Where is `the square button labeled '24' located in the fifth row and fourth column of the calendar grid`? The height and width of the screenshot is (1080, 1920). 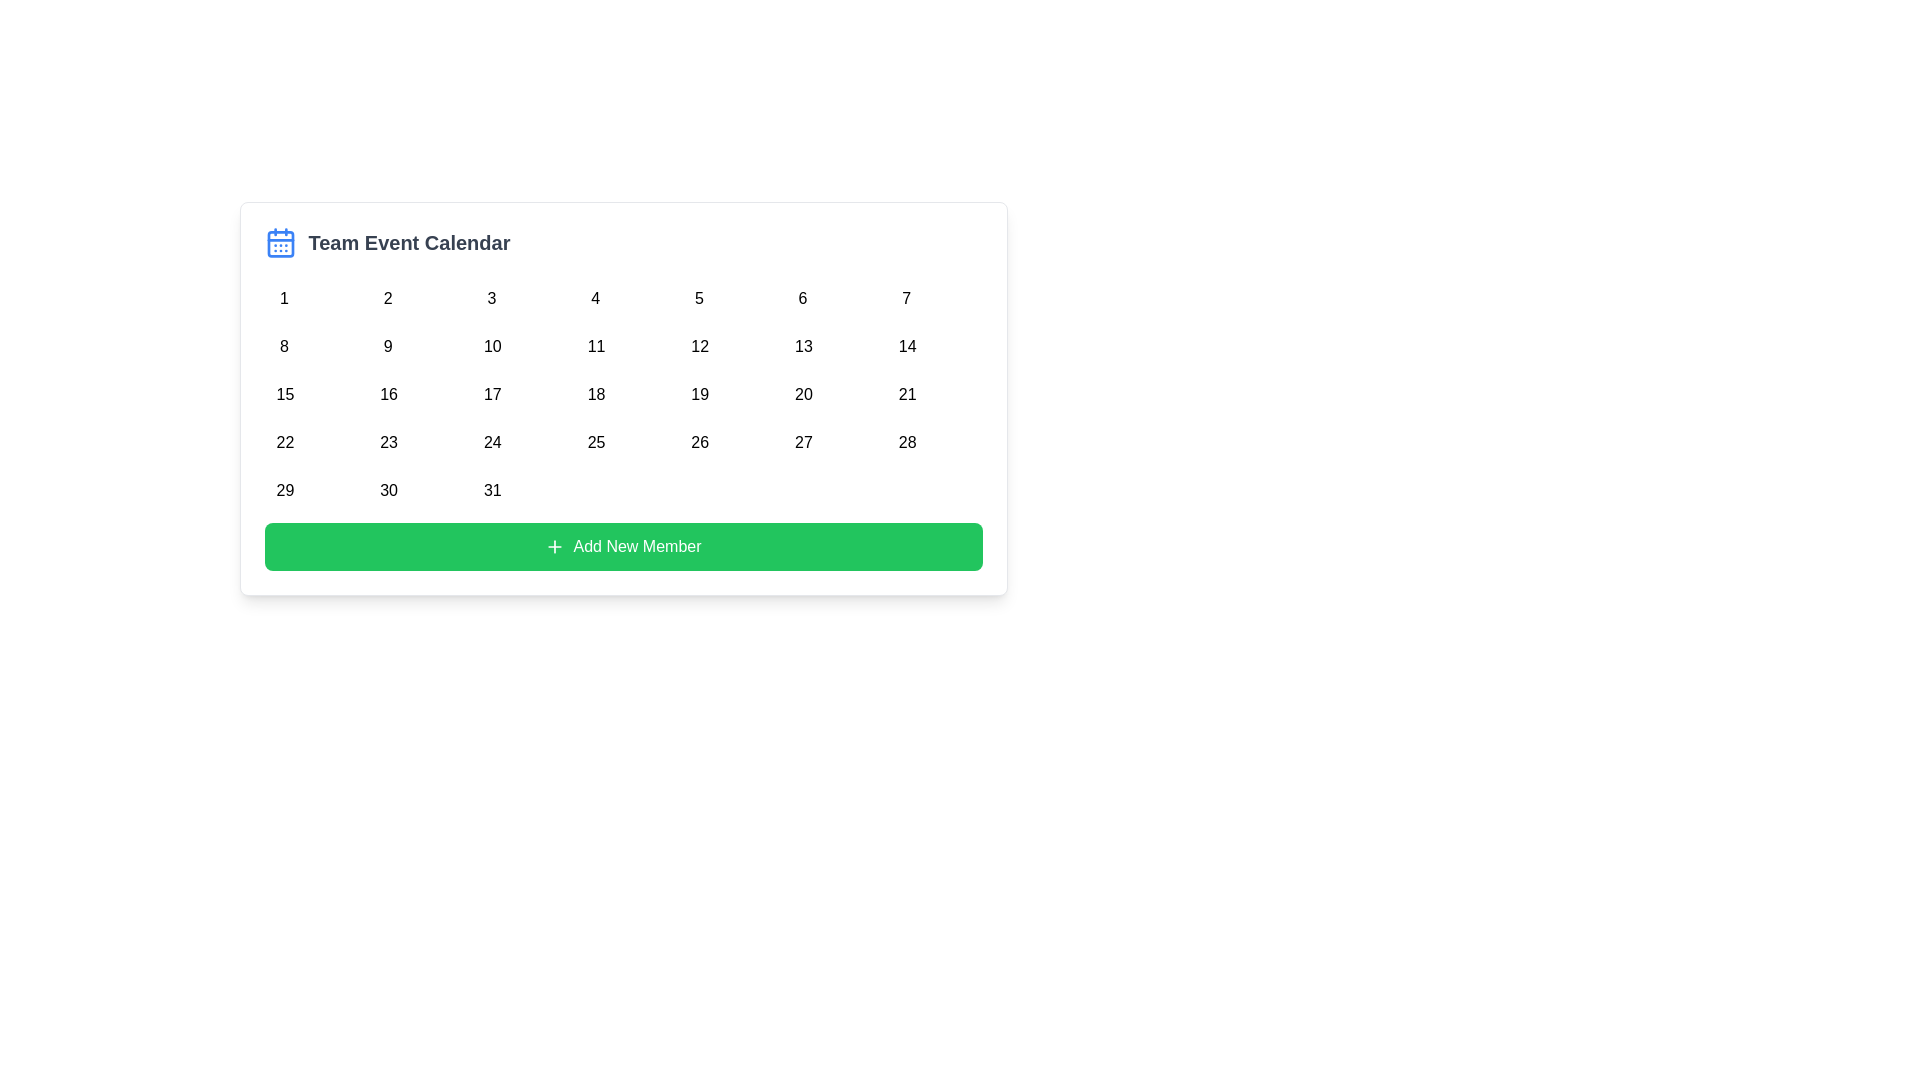 the square button labeled '24' located in the fifth row and fourth column of the calendar grid is located at coordinates (491, 438).